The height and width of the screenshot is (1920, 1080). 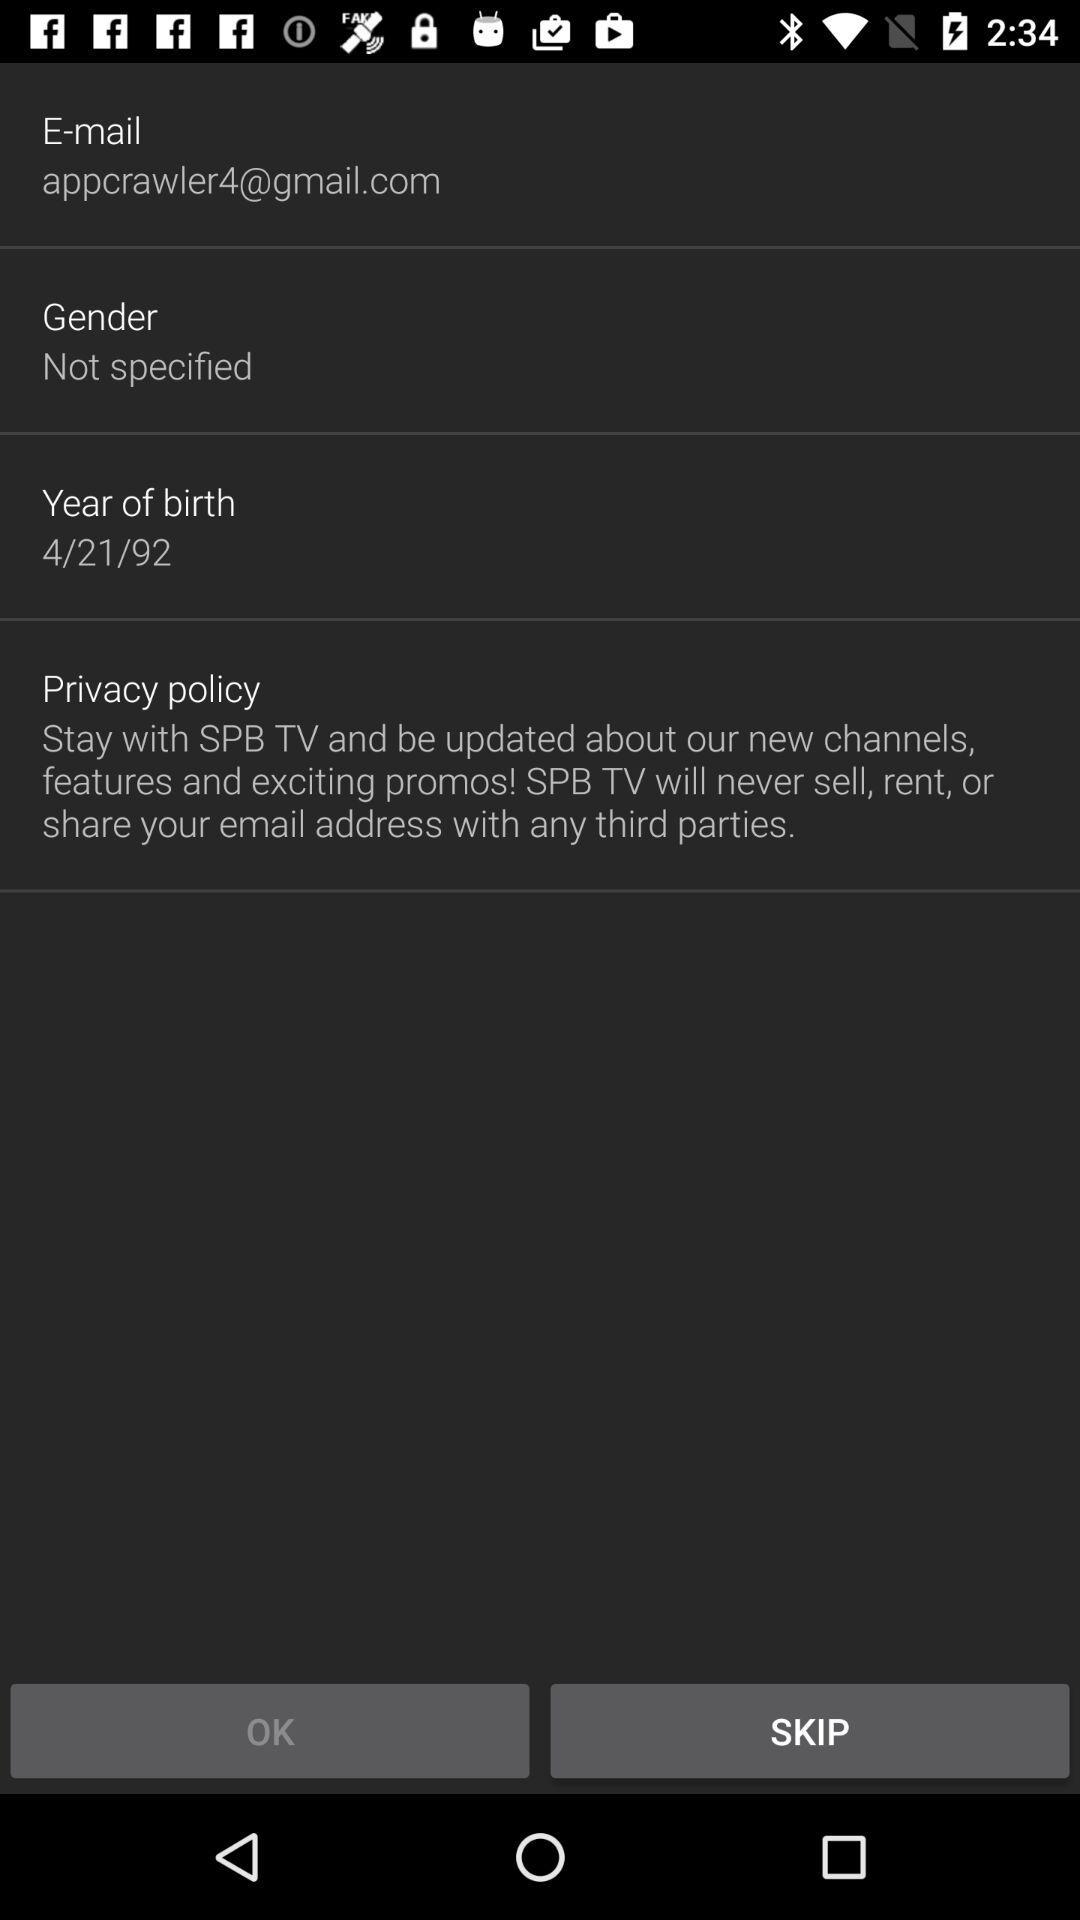 What do you see at coordinates (106, 551) in the screenshot?
I see `the 4/21/92 icon` at bounding box center [106, 551].